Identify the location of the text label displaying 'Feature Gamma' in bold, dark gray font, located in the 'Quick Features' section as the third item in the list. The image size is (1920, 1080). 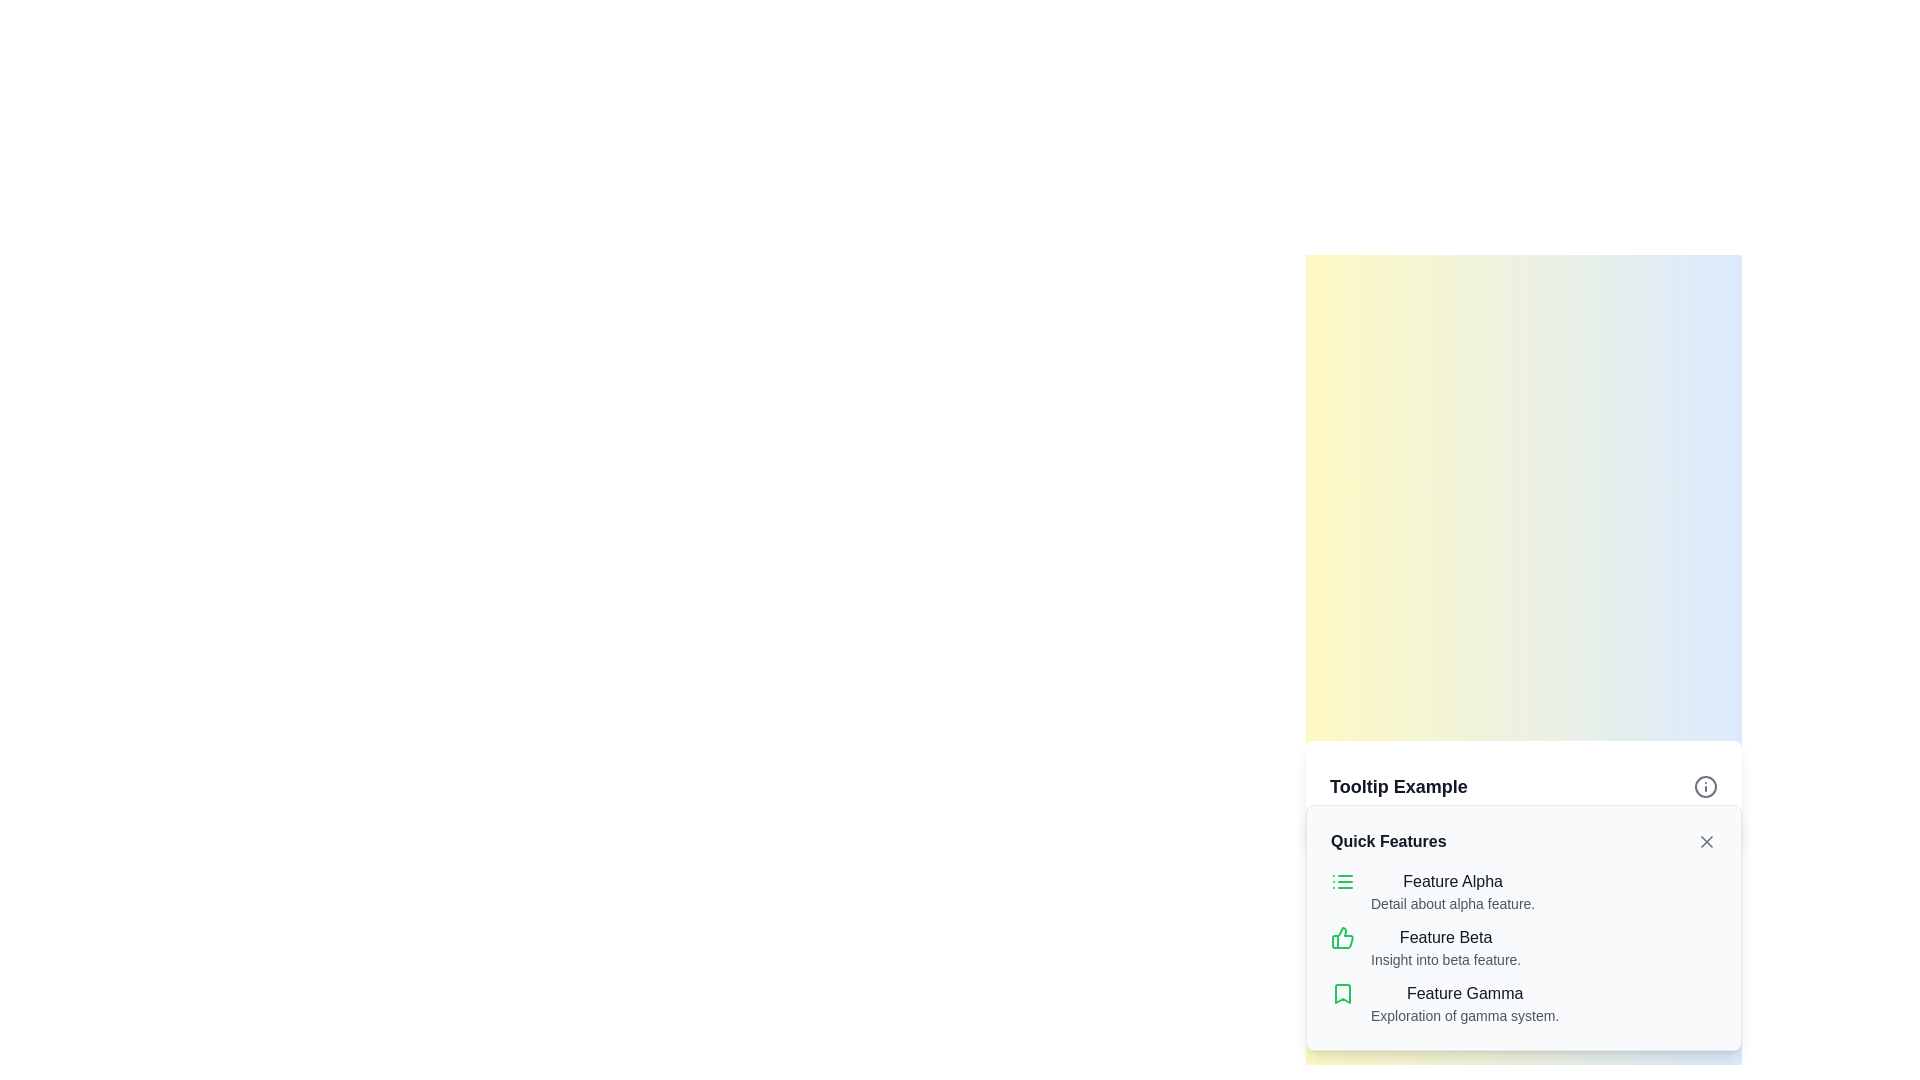
(1465, 994).